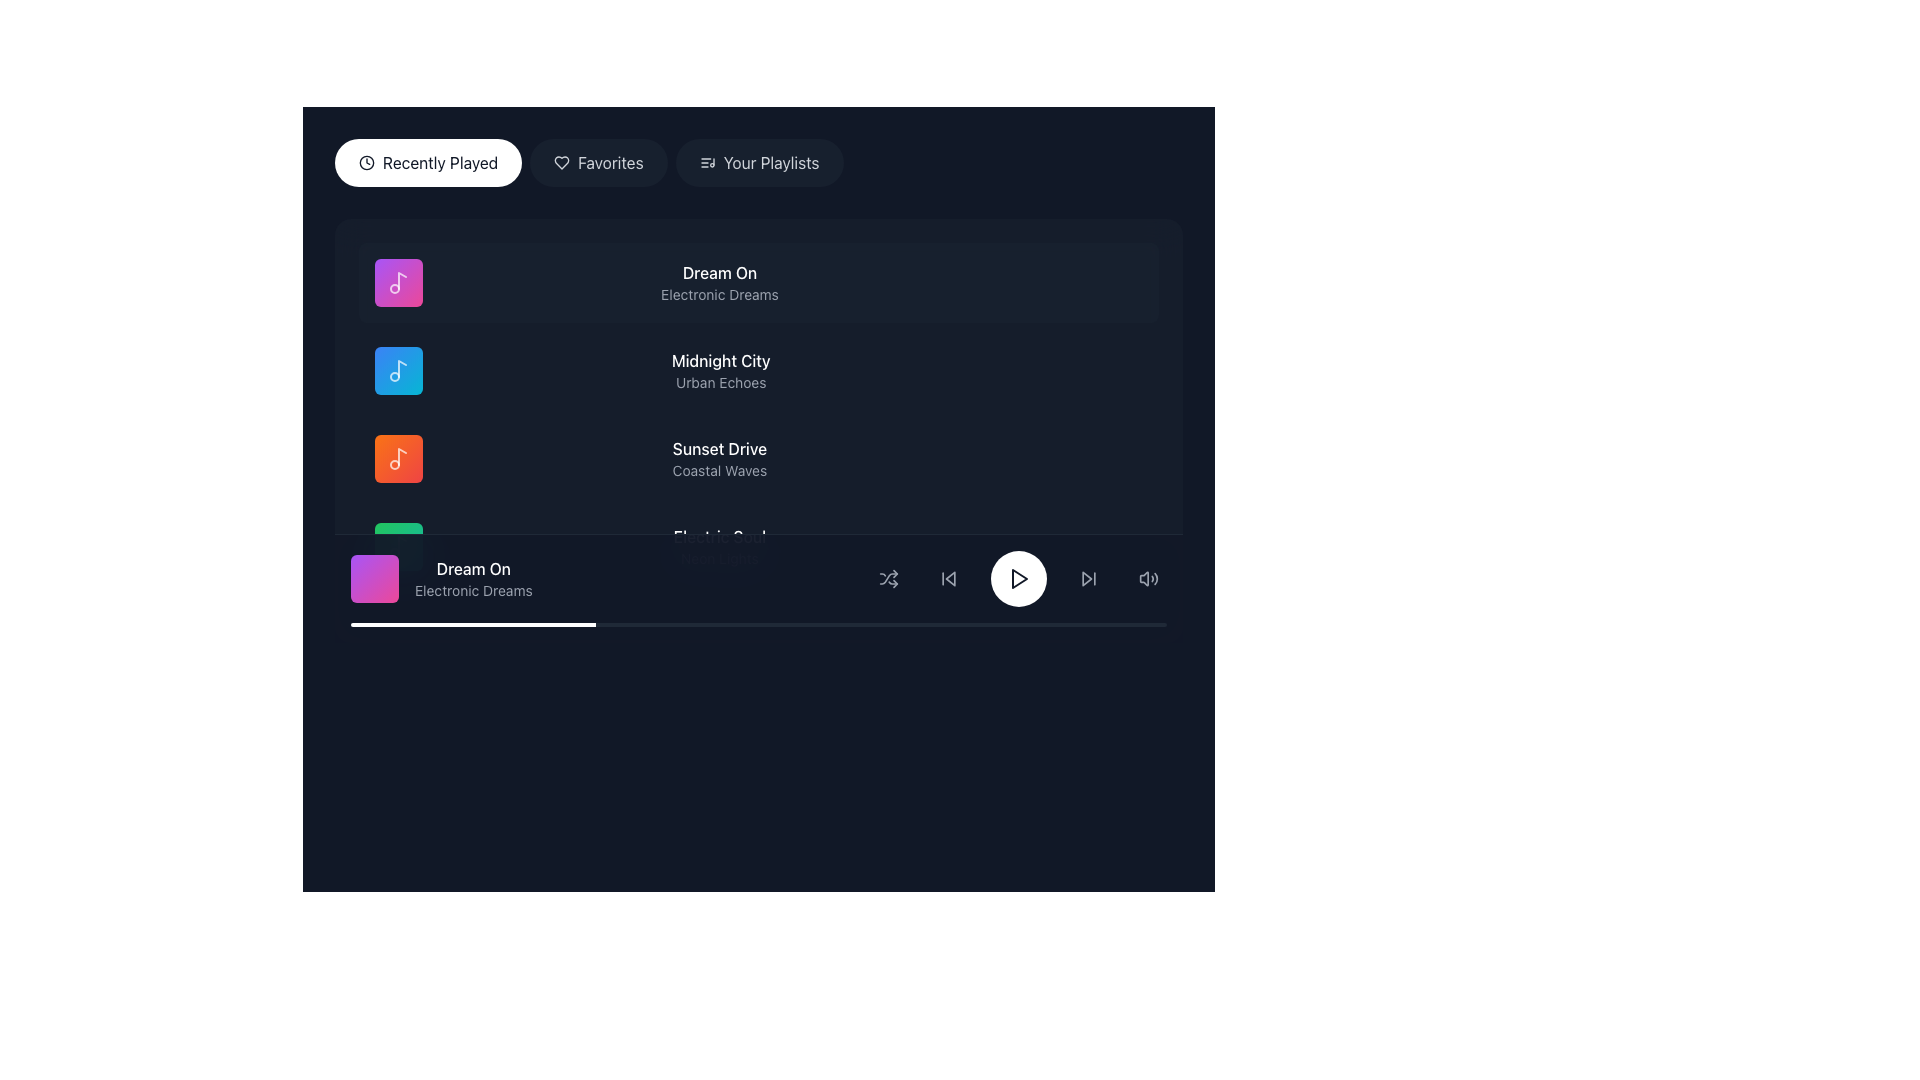  What do you see at coordinates (366, 161) in the screenshot?
I see `the compact circular clock icon with a thin border located to the left of the 'Recently Played' text in the white rounded rectangular navigation tab` at bounding box center [366, 161].